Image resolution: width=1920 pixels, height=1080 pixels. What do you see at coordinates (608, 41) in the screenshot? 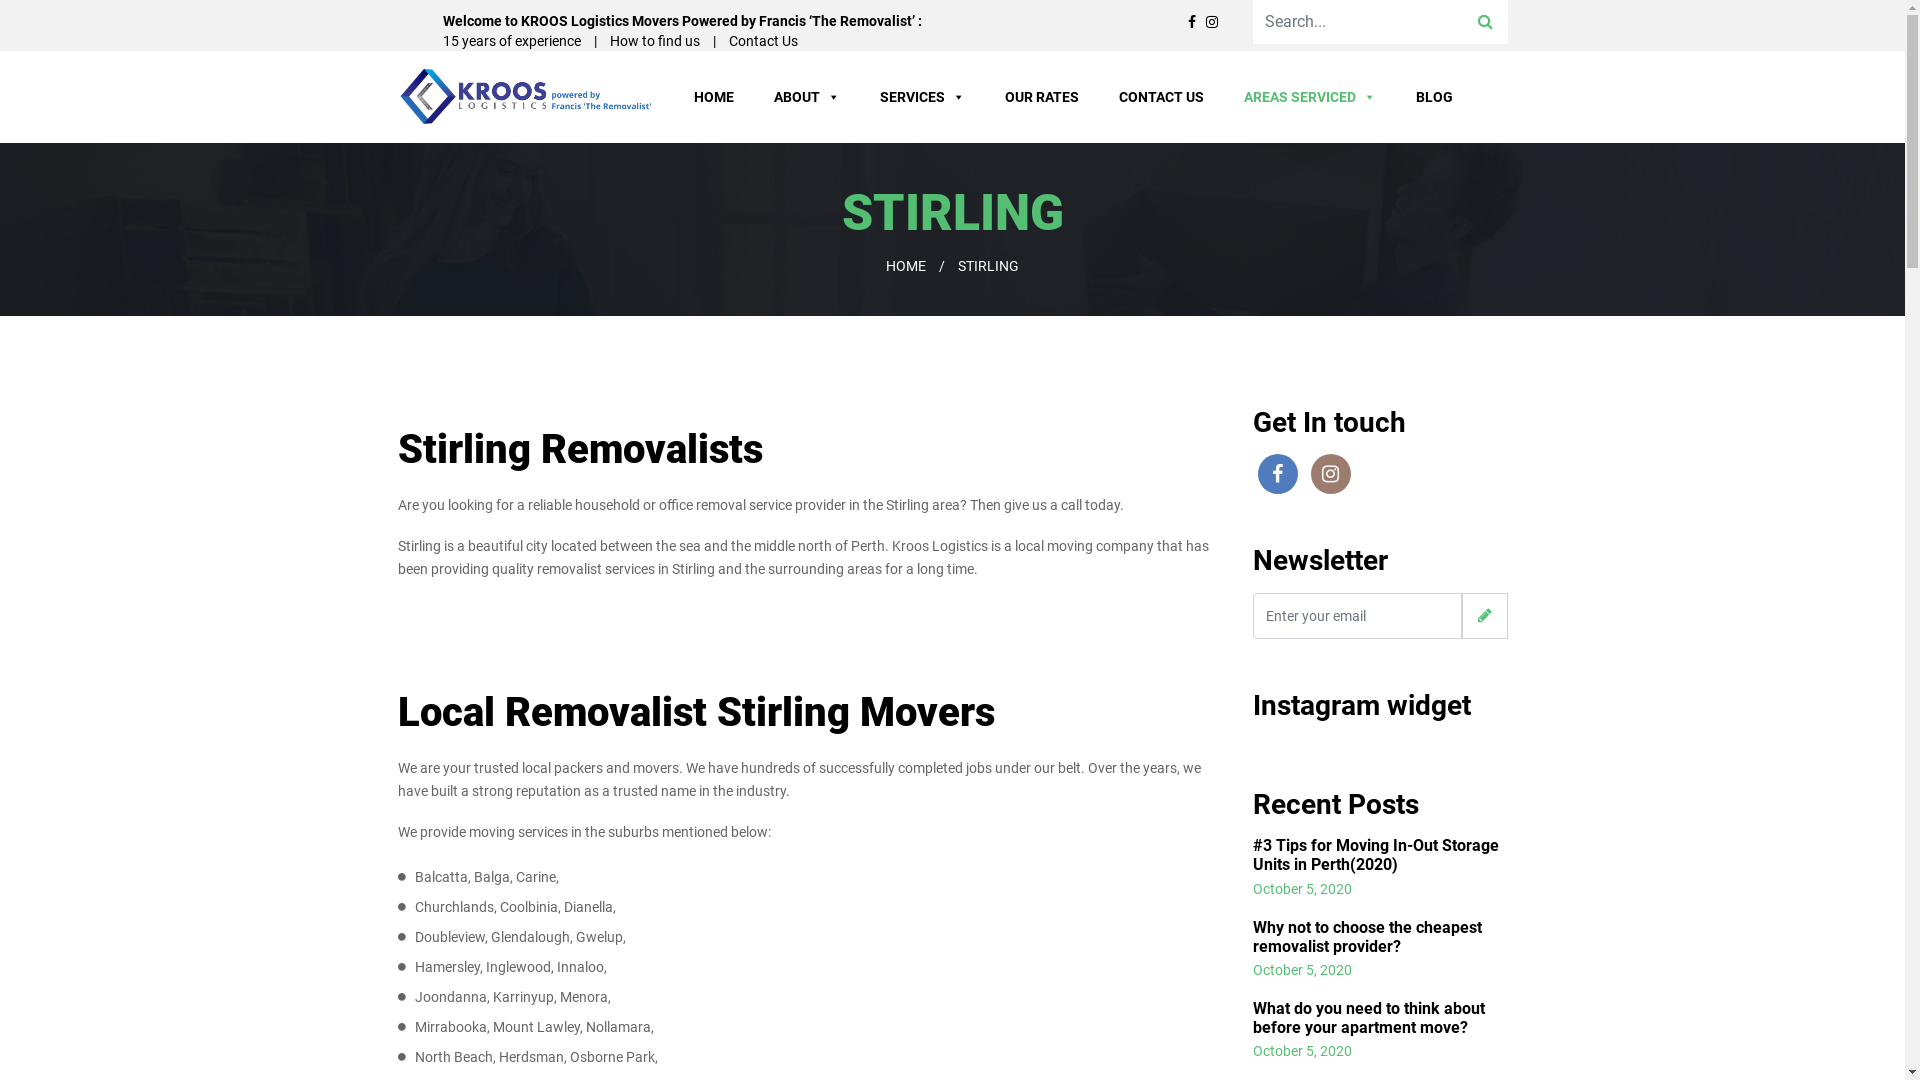
I see `'How to find us'` at bounding box center [608, 41].